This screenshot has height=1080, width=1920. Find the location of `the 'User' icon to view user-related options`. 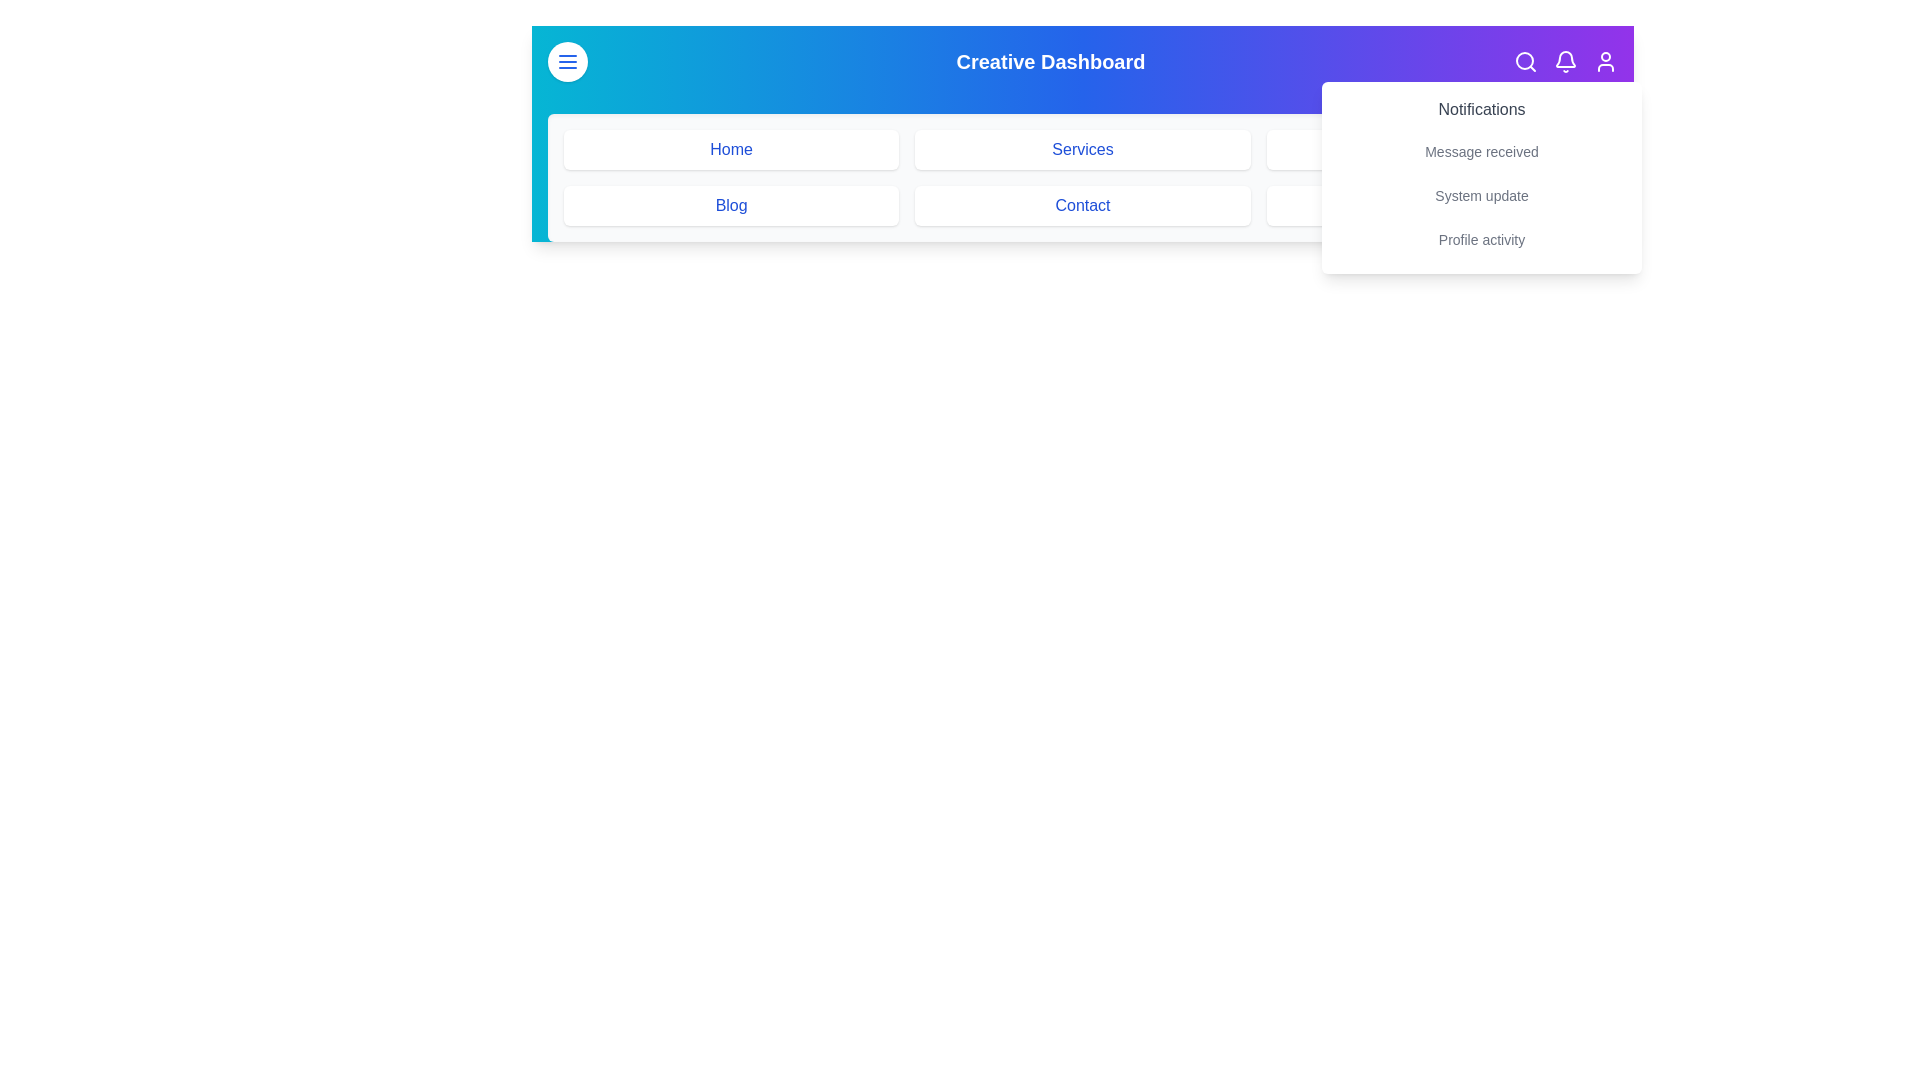

the 'User' icon to view user-related options is located at coordinates (1606, 60).